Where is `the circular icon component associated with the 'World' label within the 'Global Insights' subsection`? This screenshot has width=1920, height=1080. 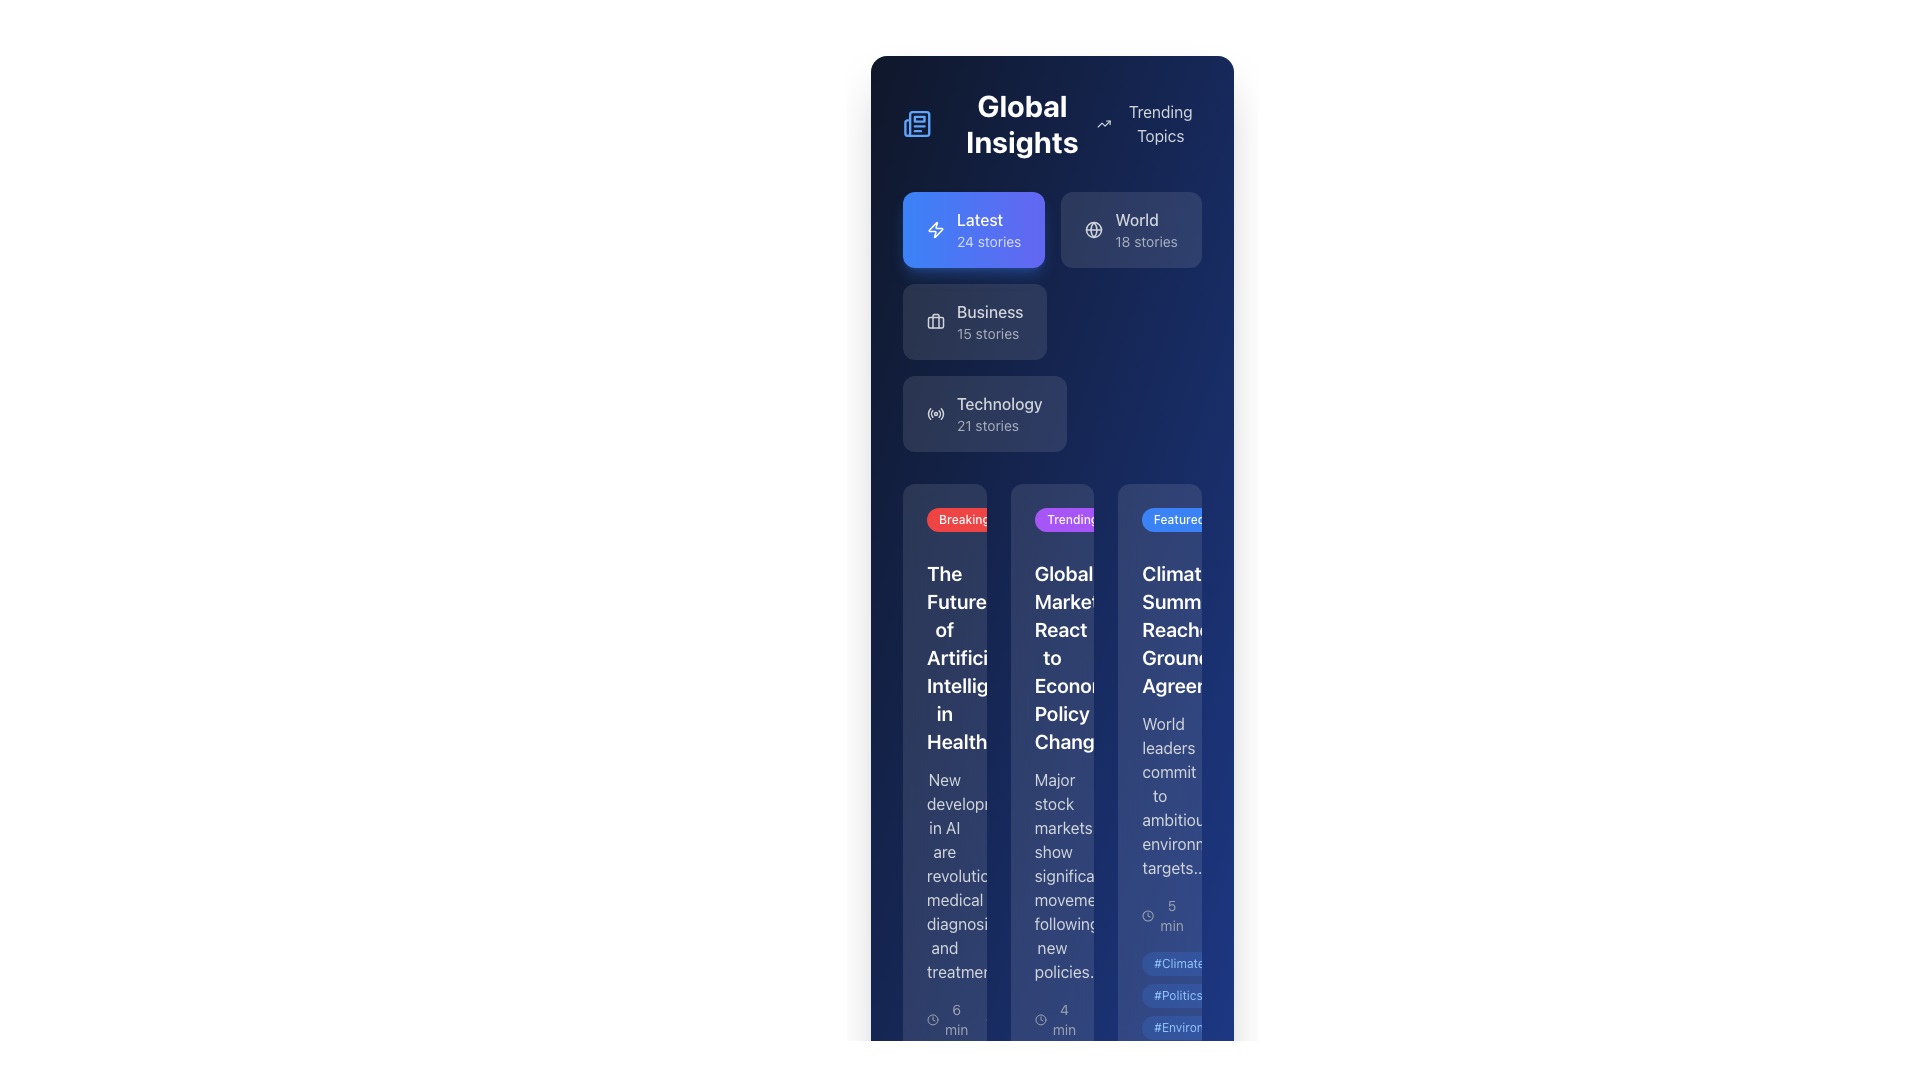 the circular icon component associated with the 'World' label within the 'Global Insights' subsection is located at coordinates (1093, 229).